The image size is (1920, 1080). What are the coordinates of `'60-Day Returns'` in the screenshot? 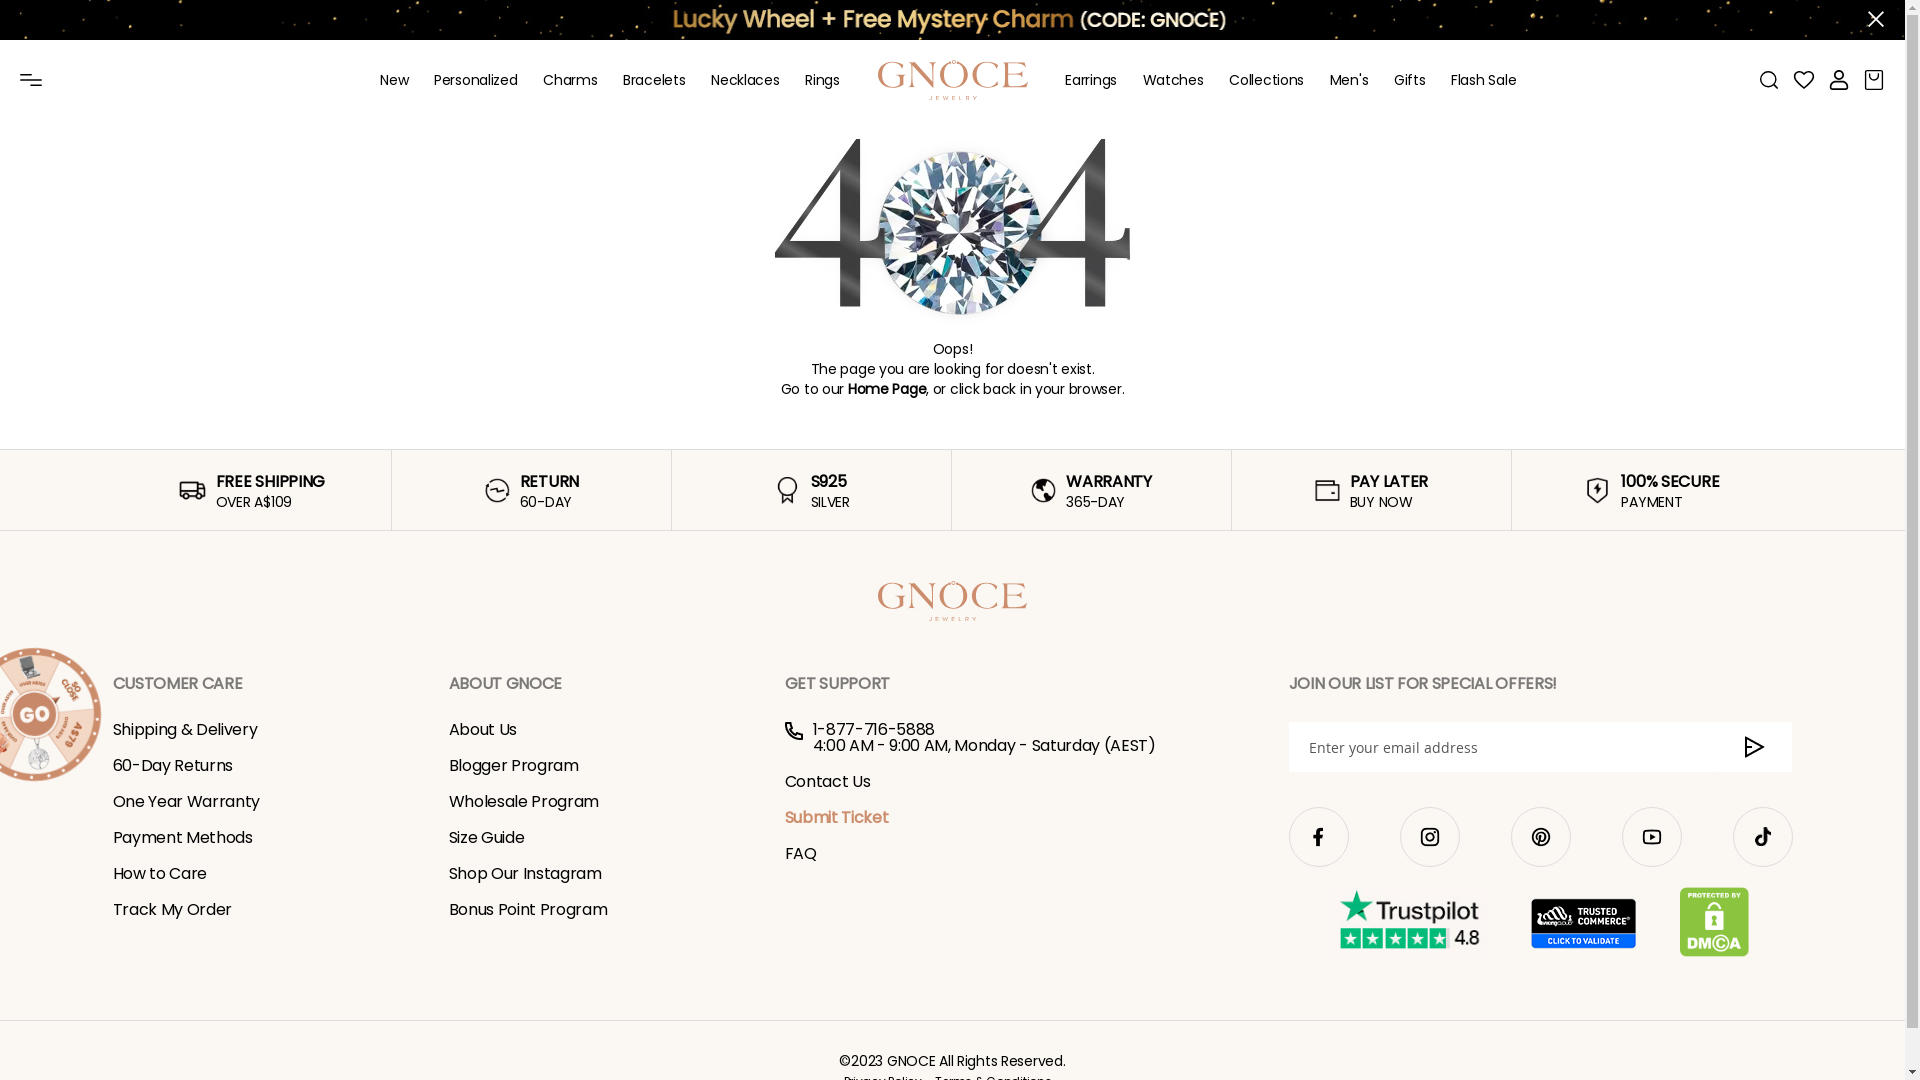 It's located at (172, 765).